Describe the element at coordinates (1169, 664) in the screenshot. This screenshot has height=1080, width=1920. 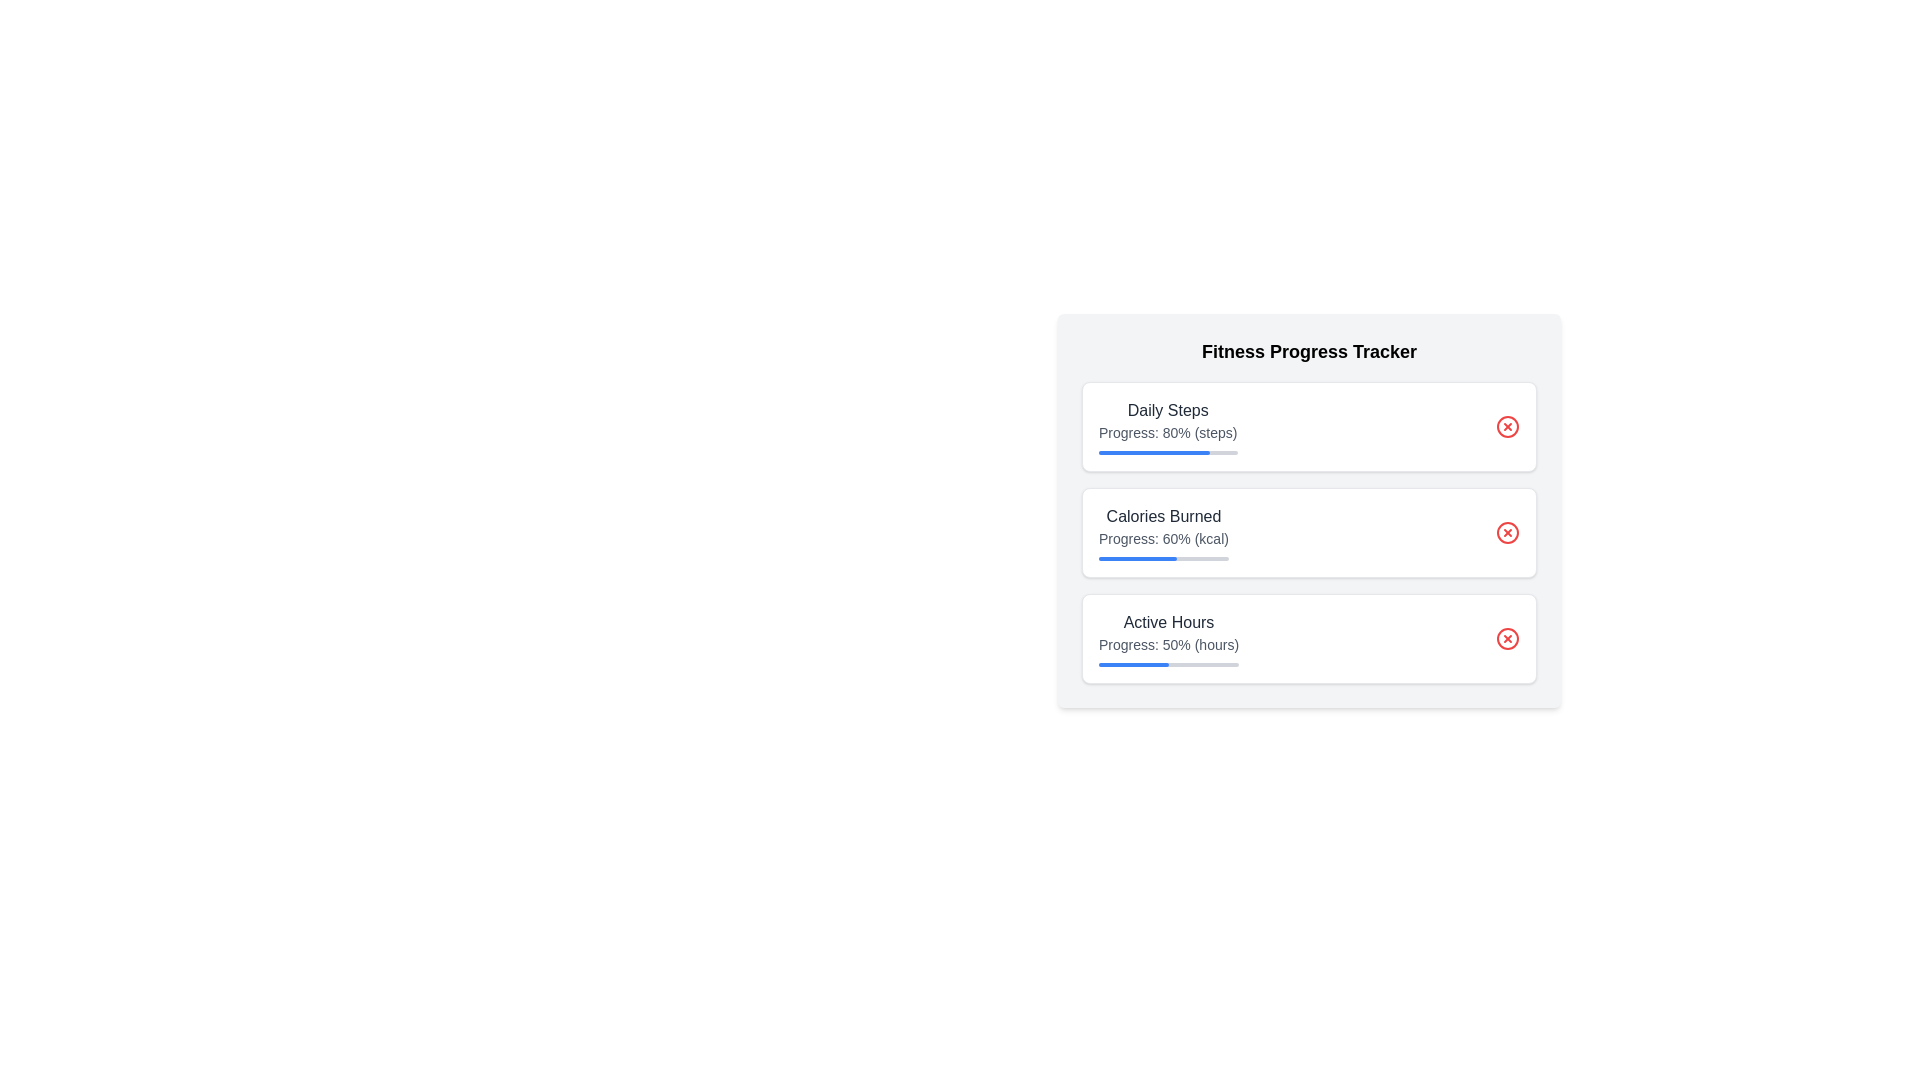
I see `the progress visually on the thin horizontal progress bar located in the 'Active Hours' section of the 'Fitness Progress Tracker', which is below the 'Active Hours' text and the 'Progress: 50% (hours)' label` at that location.